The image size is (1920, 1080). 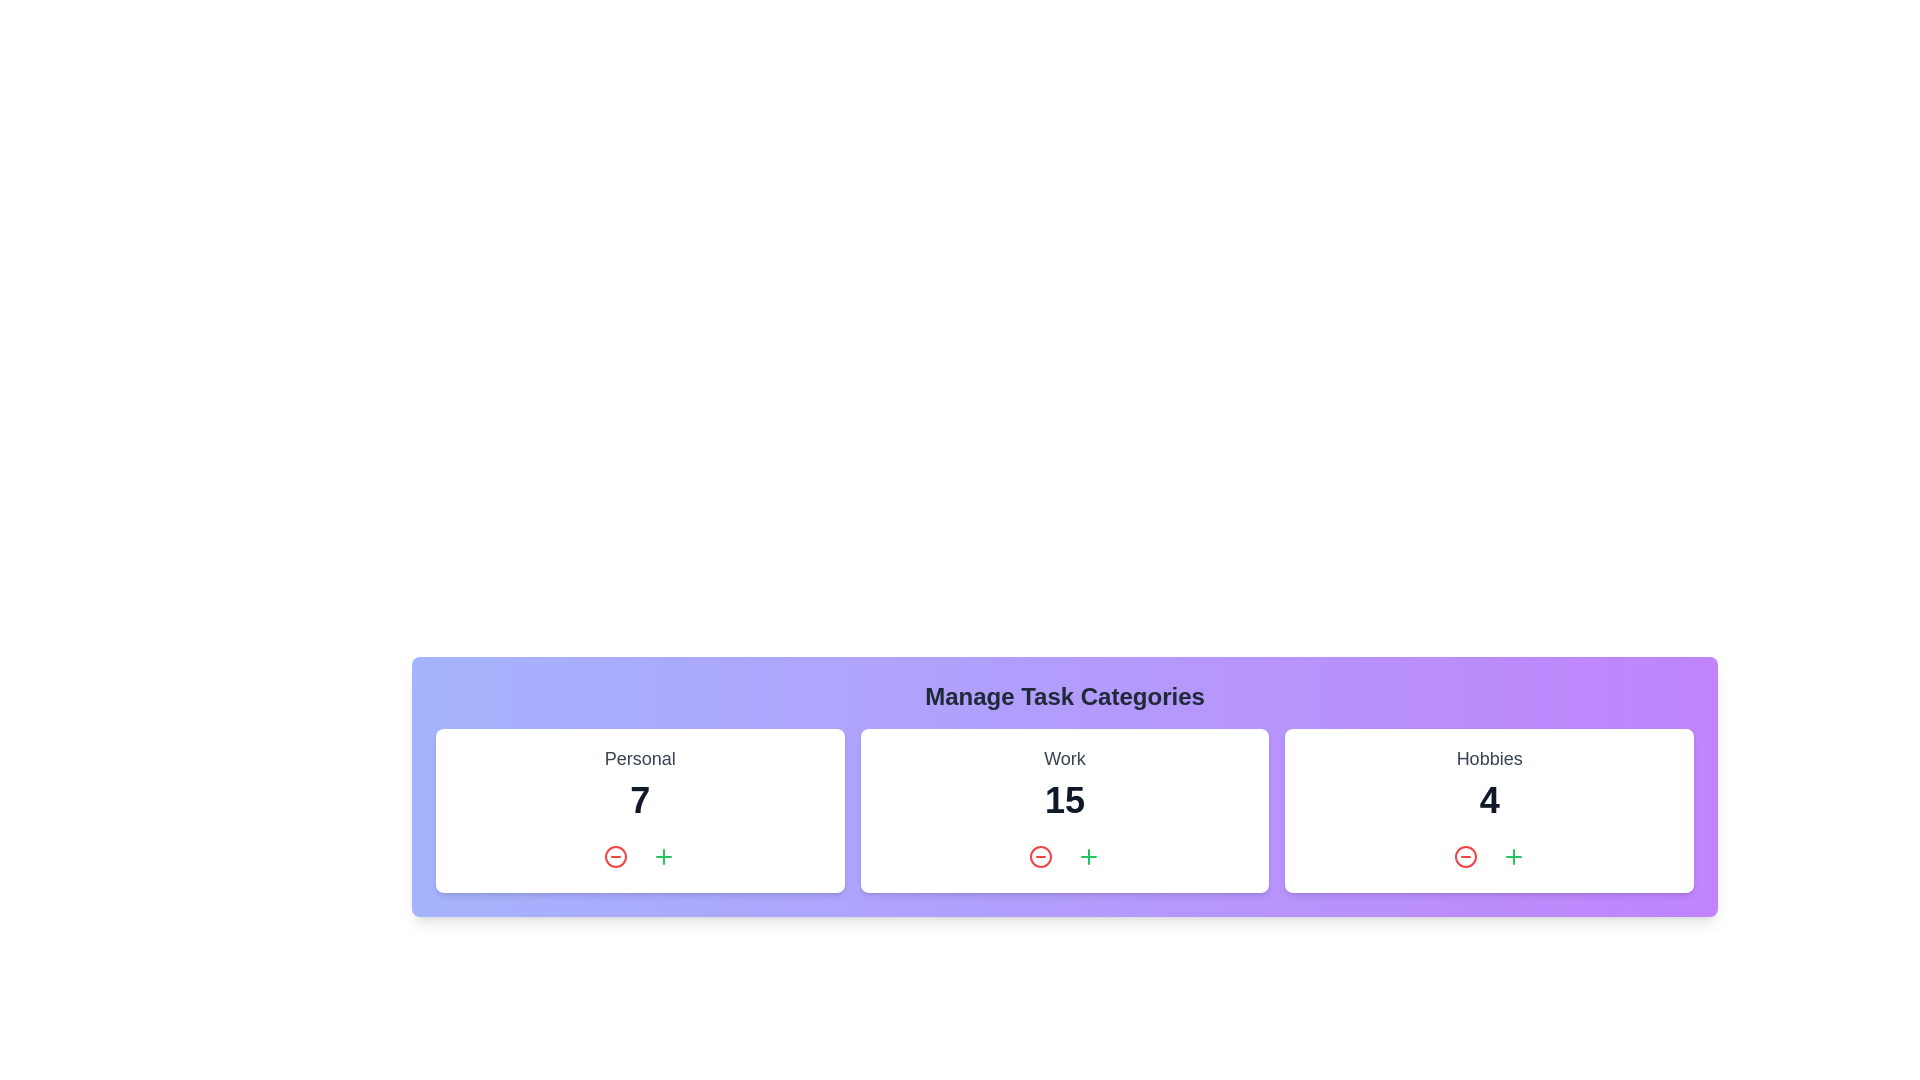 I want to click on the task count '7' of the 'Personal' category, so click(x=638, y=800).